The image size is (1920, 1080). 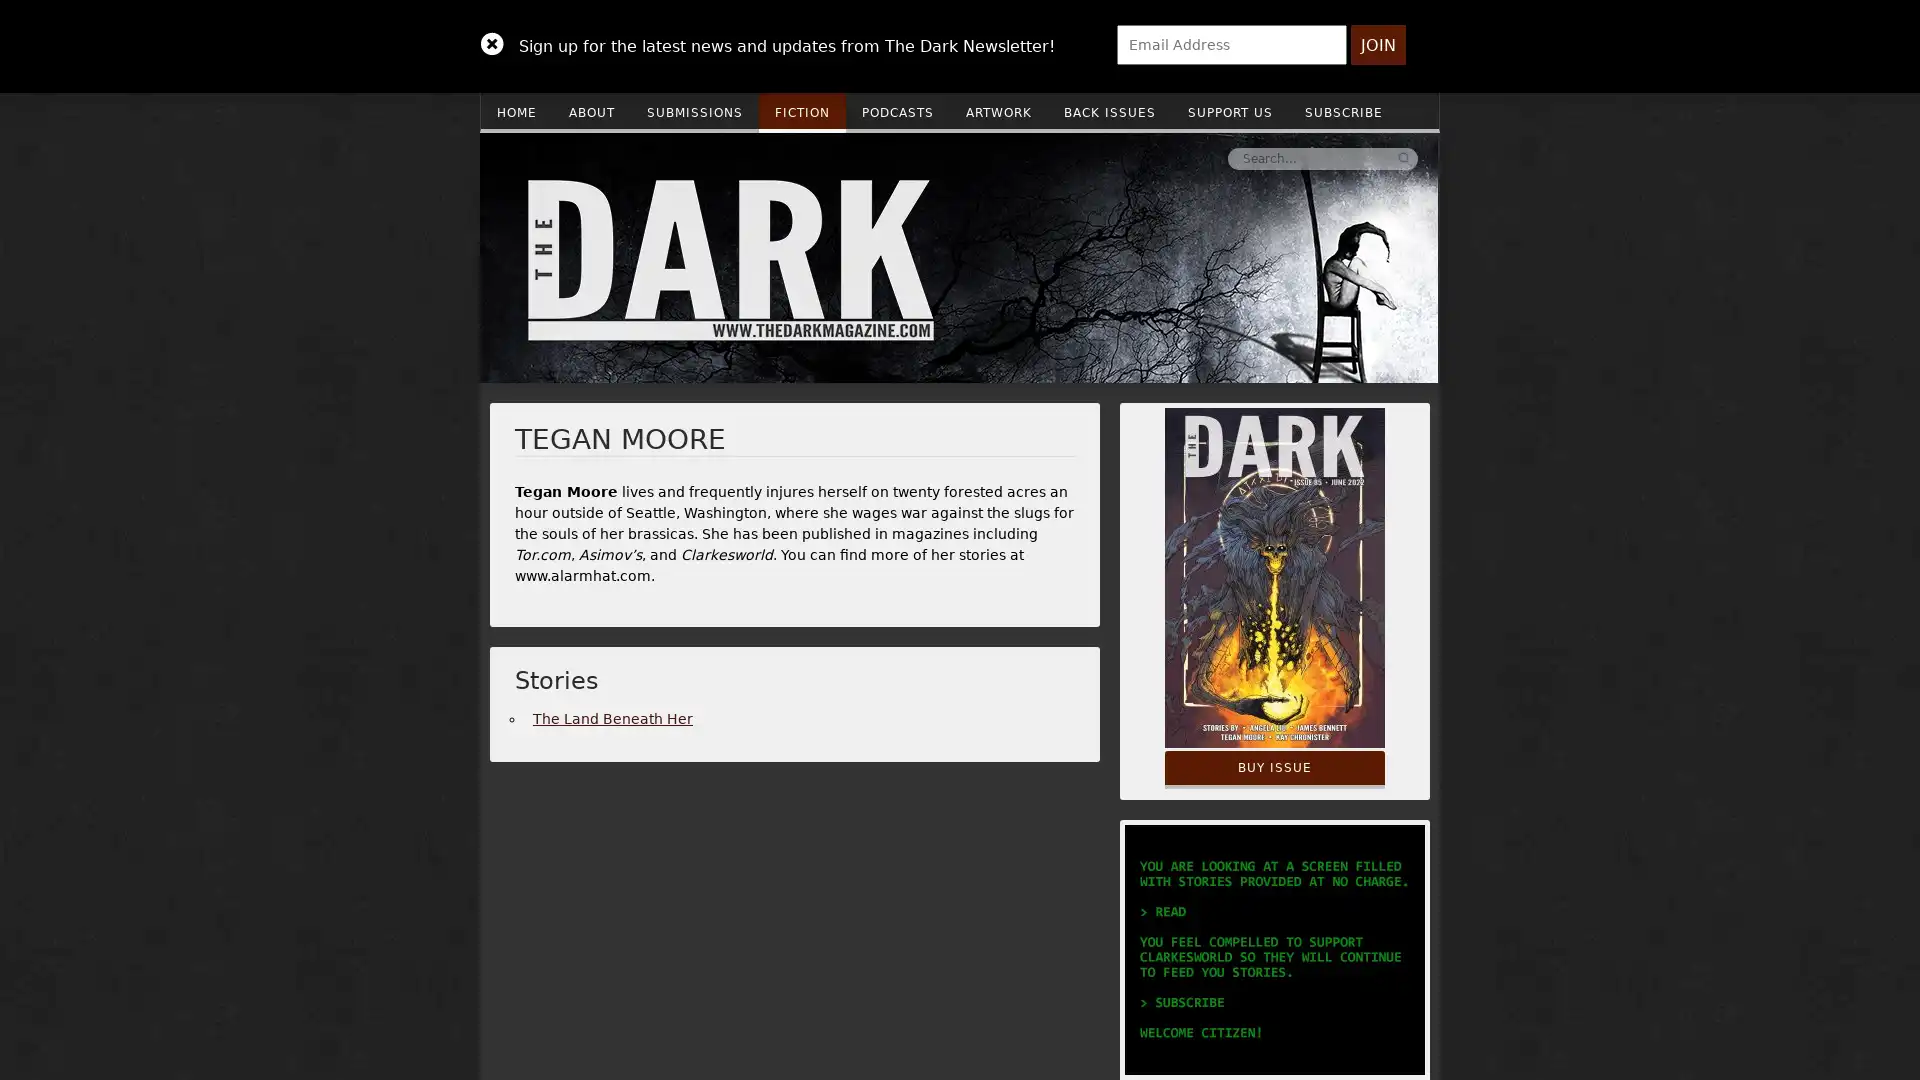 What do you see at coordinates (1103, 157) in the screenshot?
I see `Search` at bounding box center [1103, 157].